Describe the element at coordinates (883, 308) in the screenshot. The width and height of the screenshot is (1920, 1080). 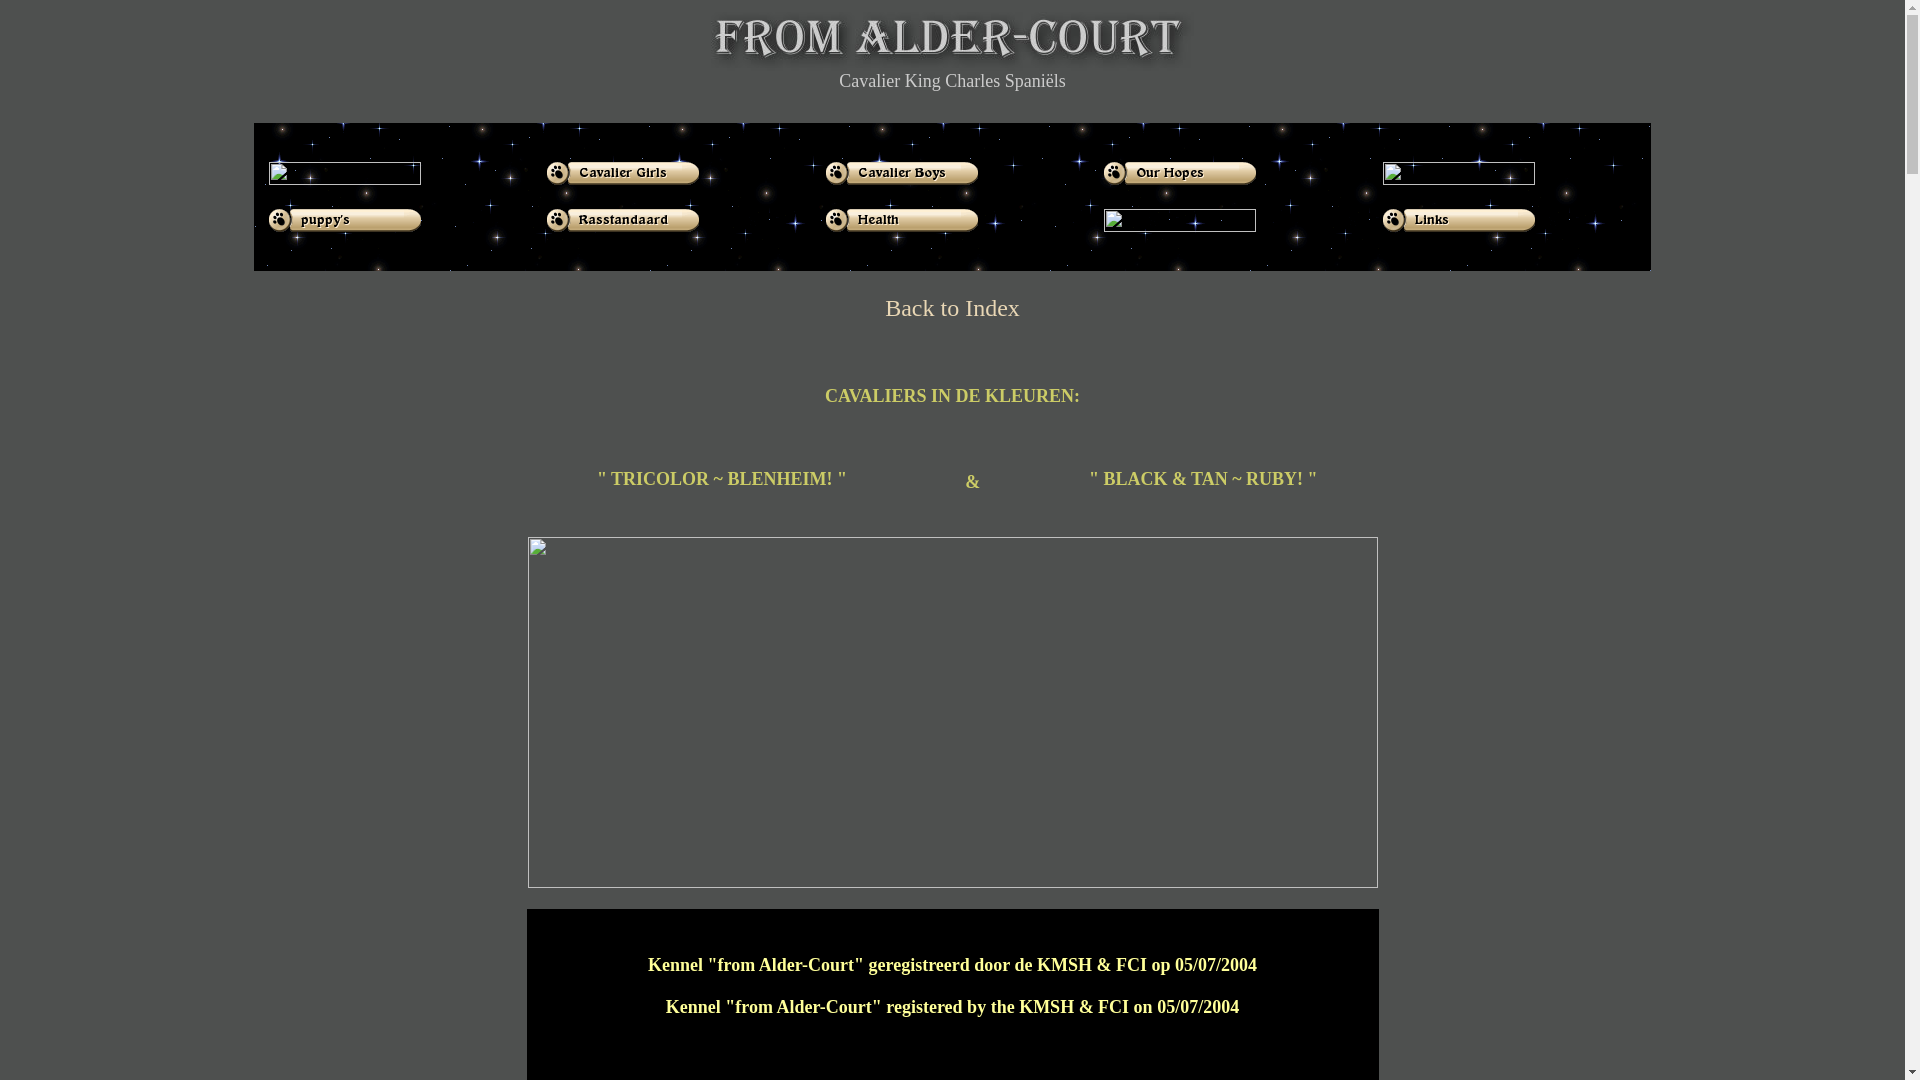
I see `'Back to Index'` at that location.